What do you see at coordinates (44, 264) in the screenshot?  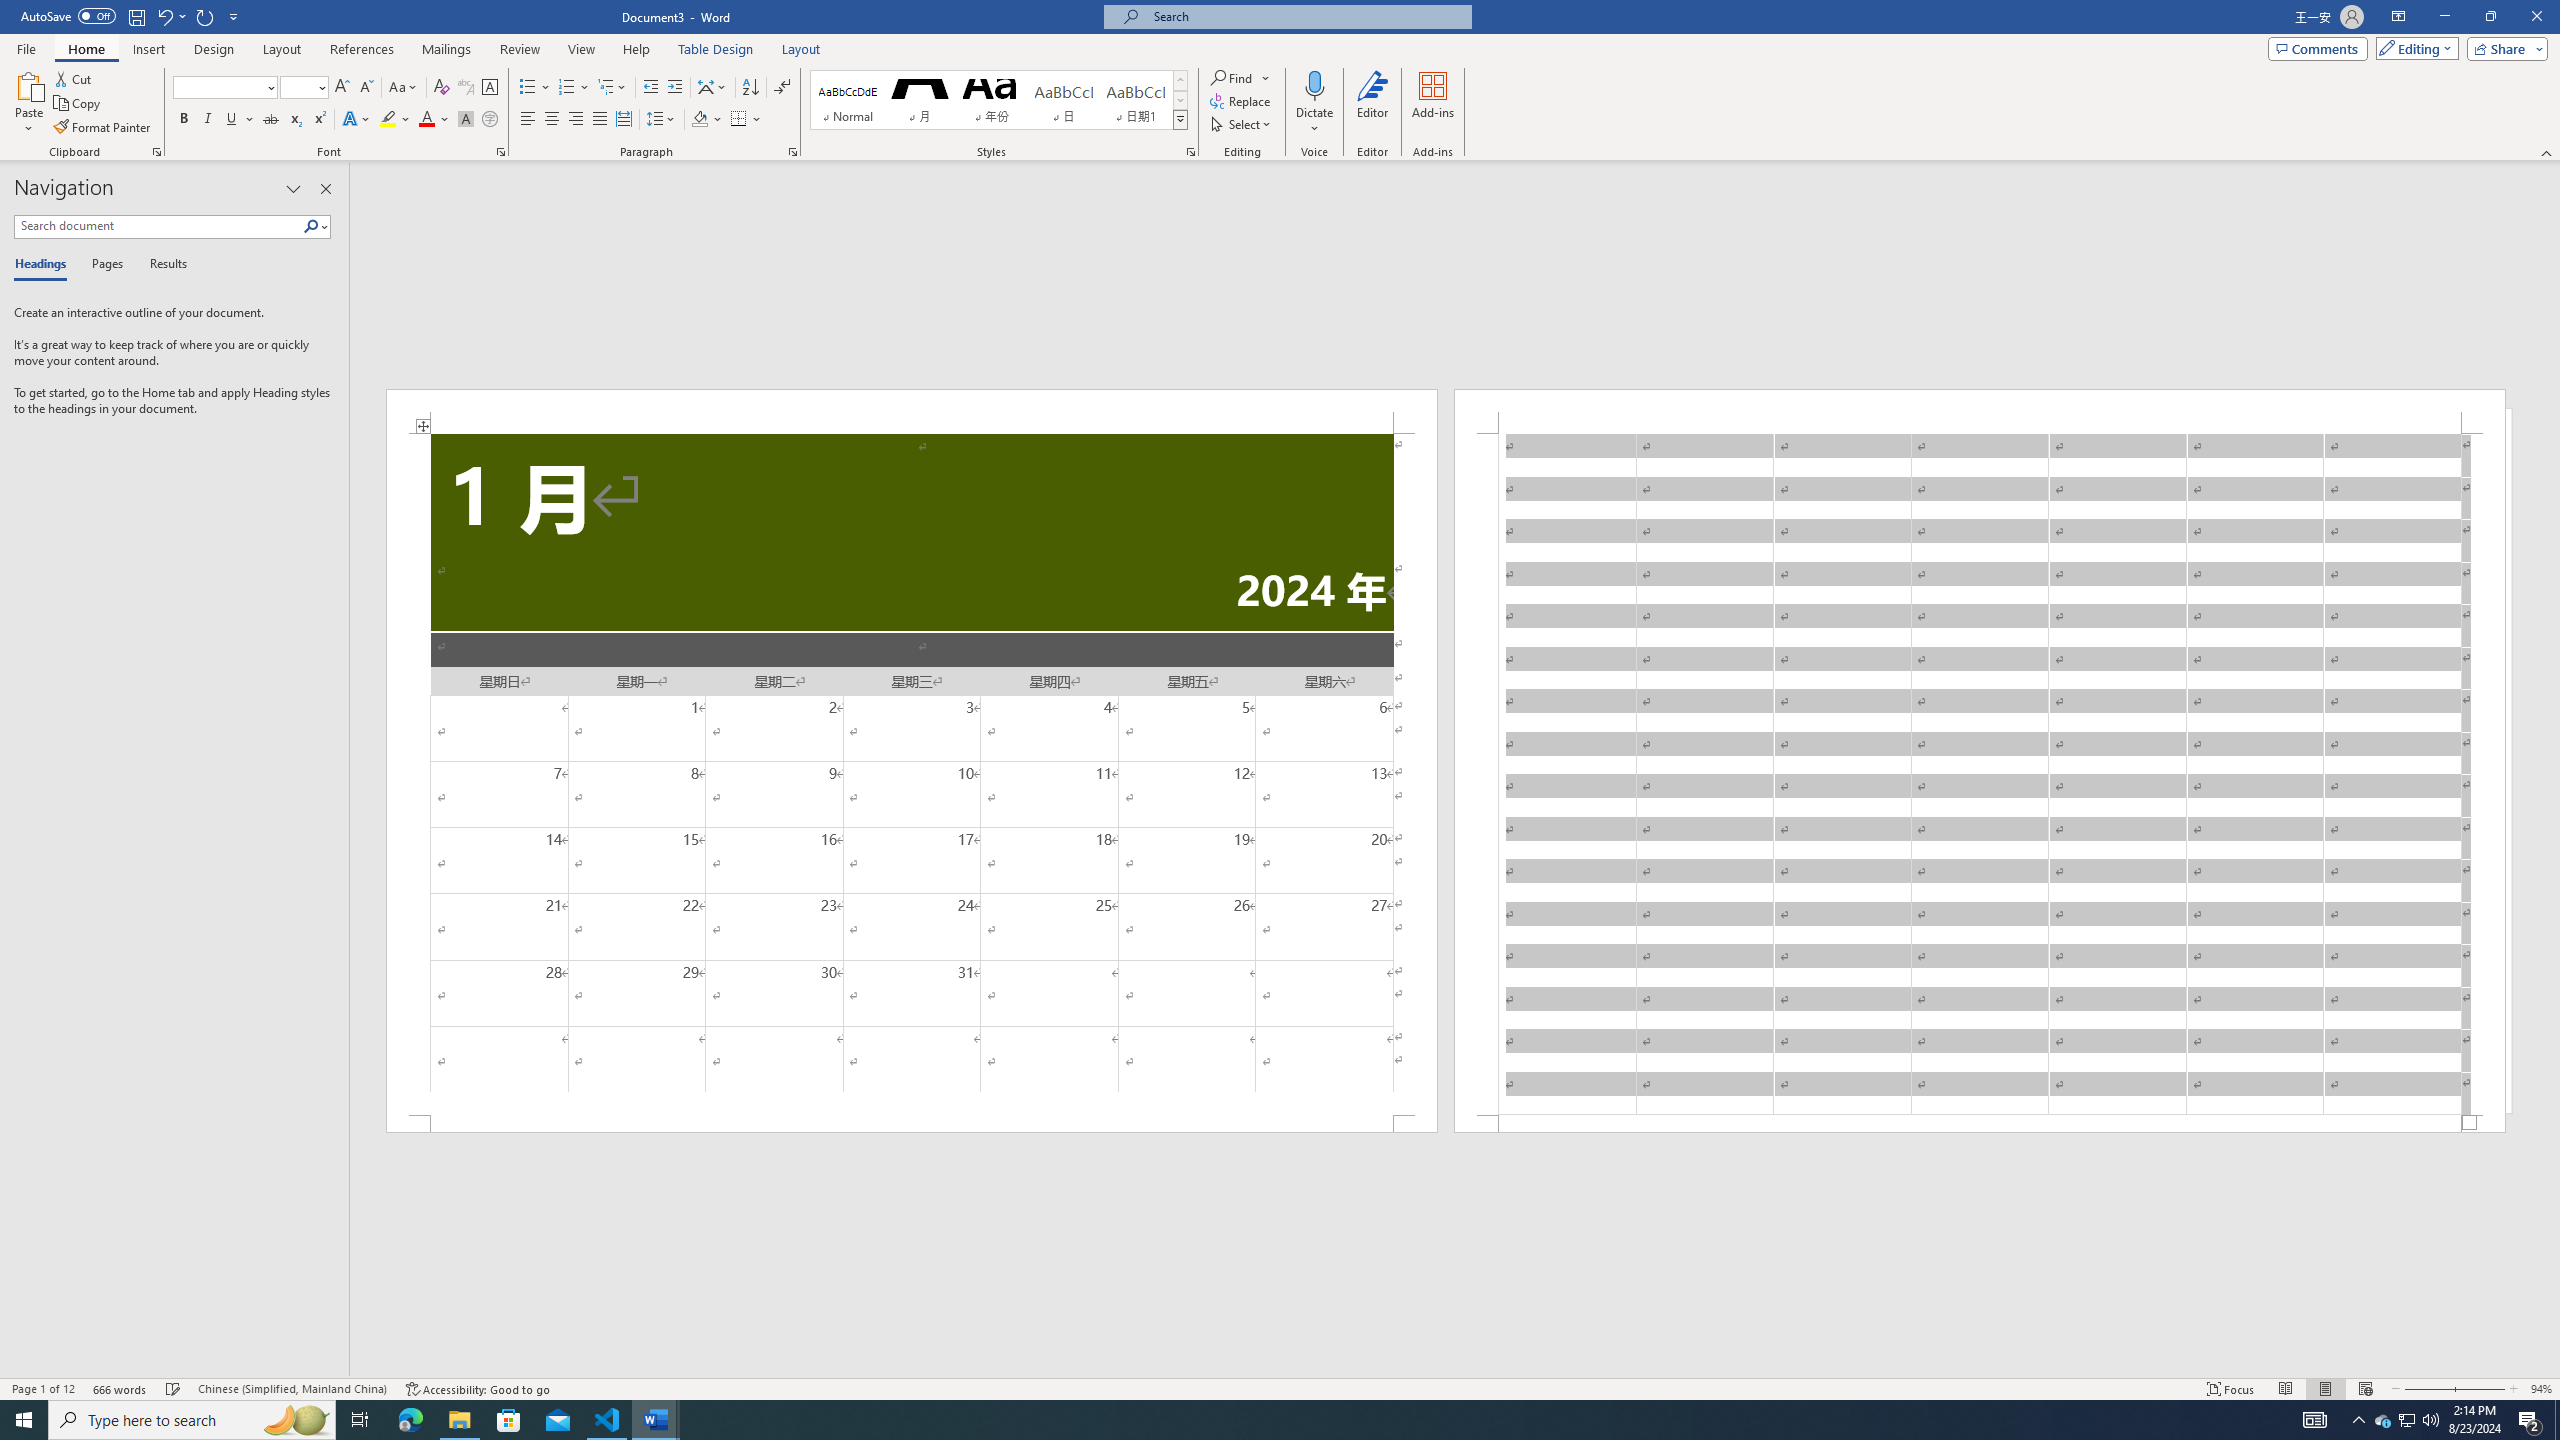 I see `'Headings'` at bounding box center [44, 264].